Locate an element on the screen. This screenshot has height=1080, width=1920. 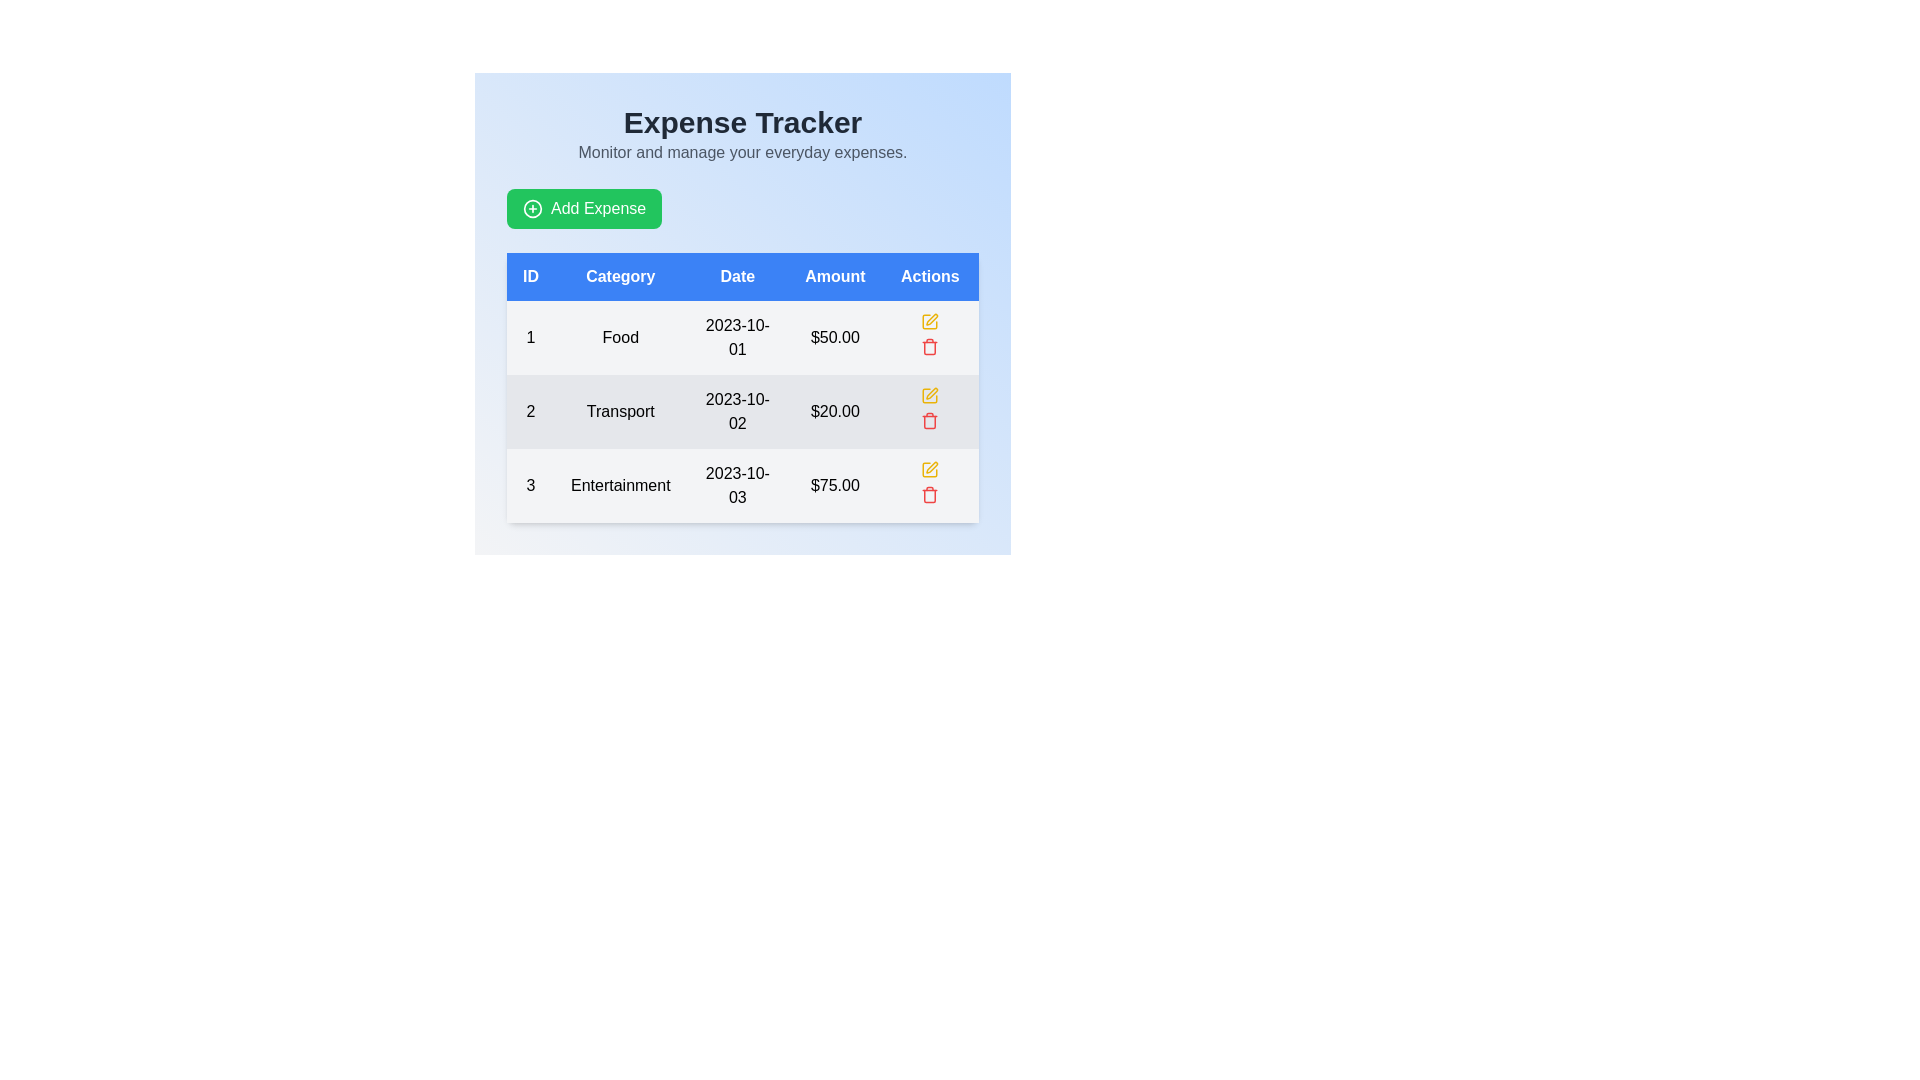
the edit action button in the 'Actions' column for the second row of the table to initiate edit mode is located at coordinates (929, 396).